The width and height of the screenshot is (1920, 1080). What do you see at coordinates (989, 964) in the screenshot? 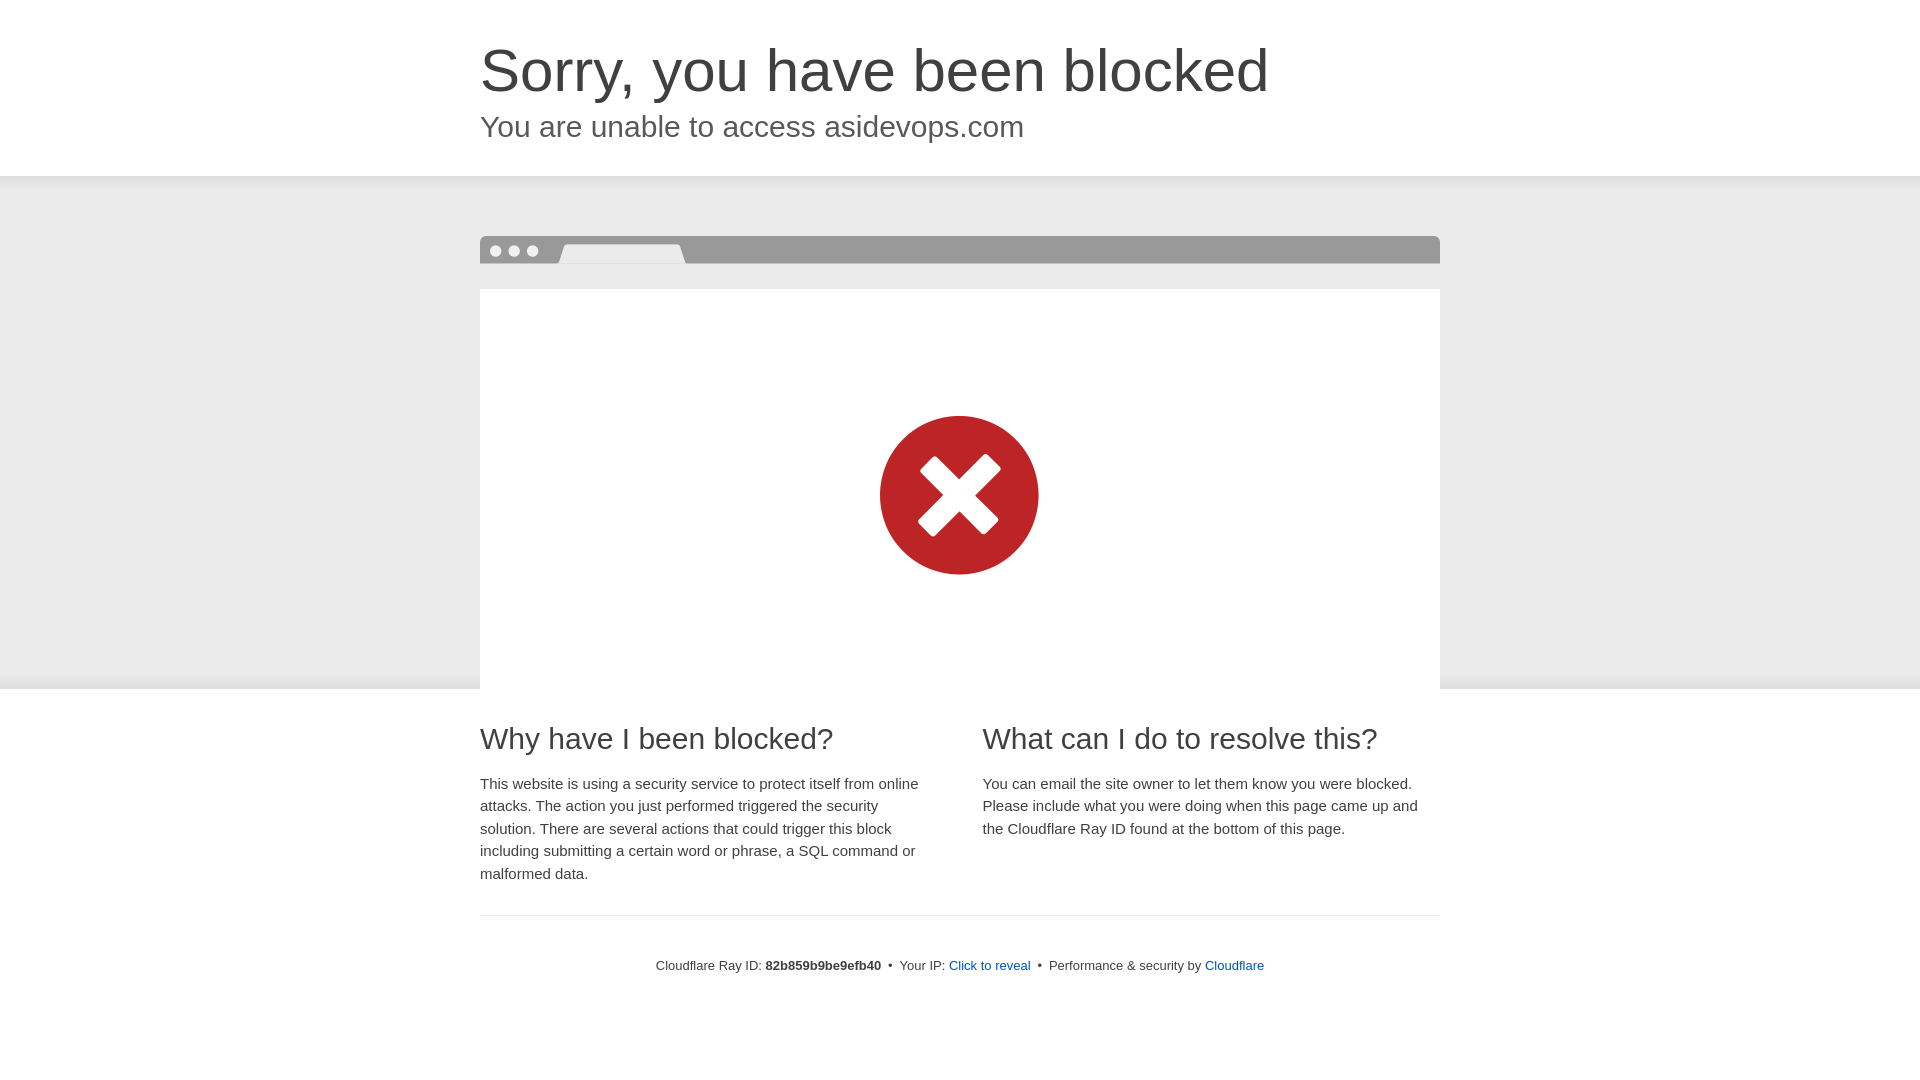
I see `'Click to reveal'` at bounding box center [989, 964].